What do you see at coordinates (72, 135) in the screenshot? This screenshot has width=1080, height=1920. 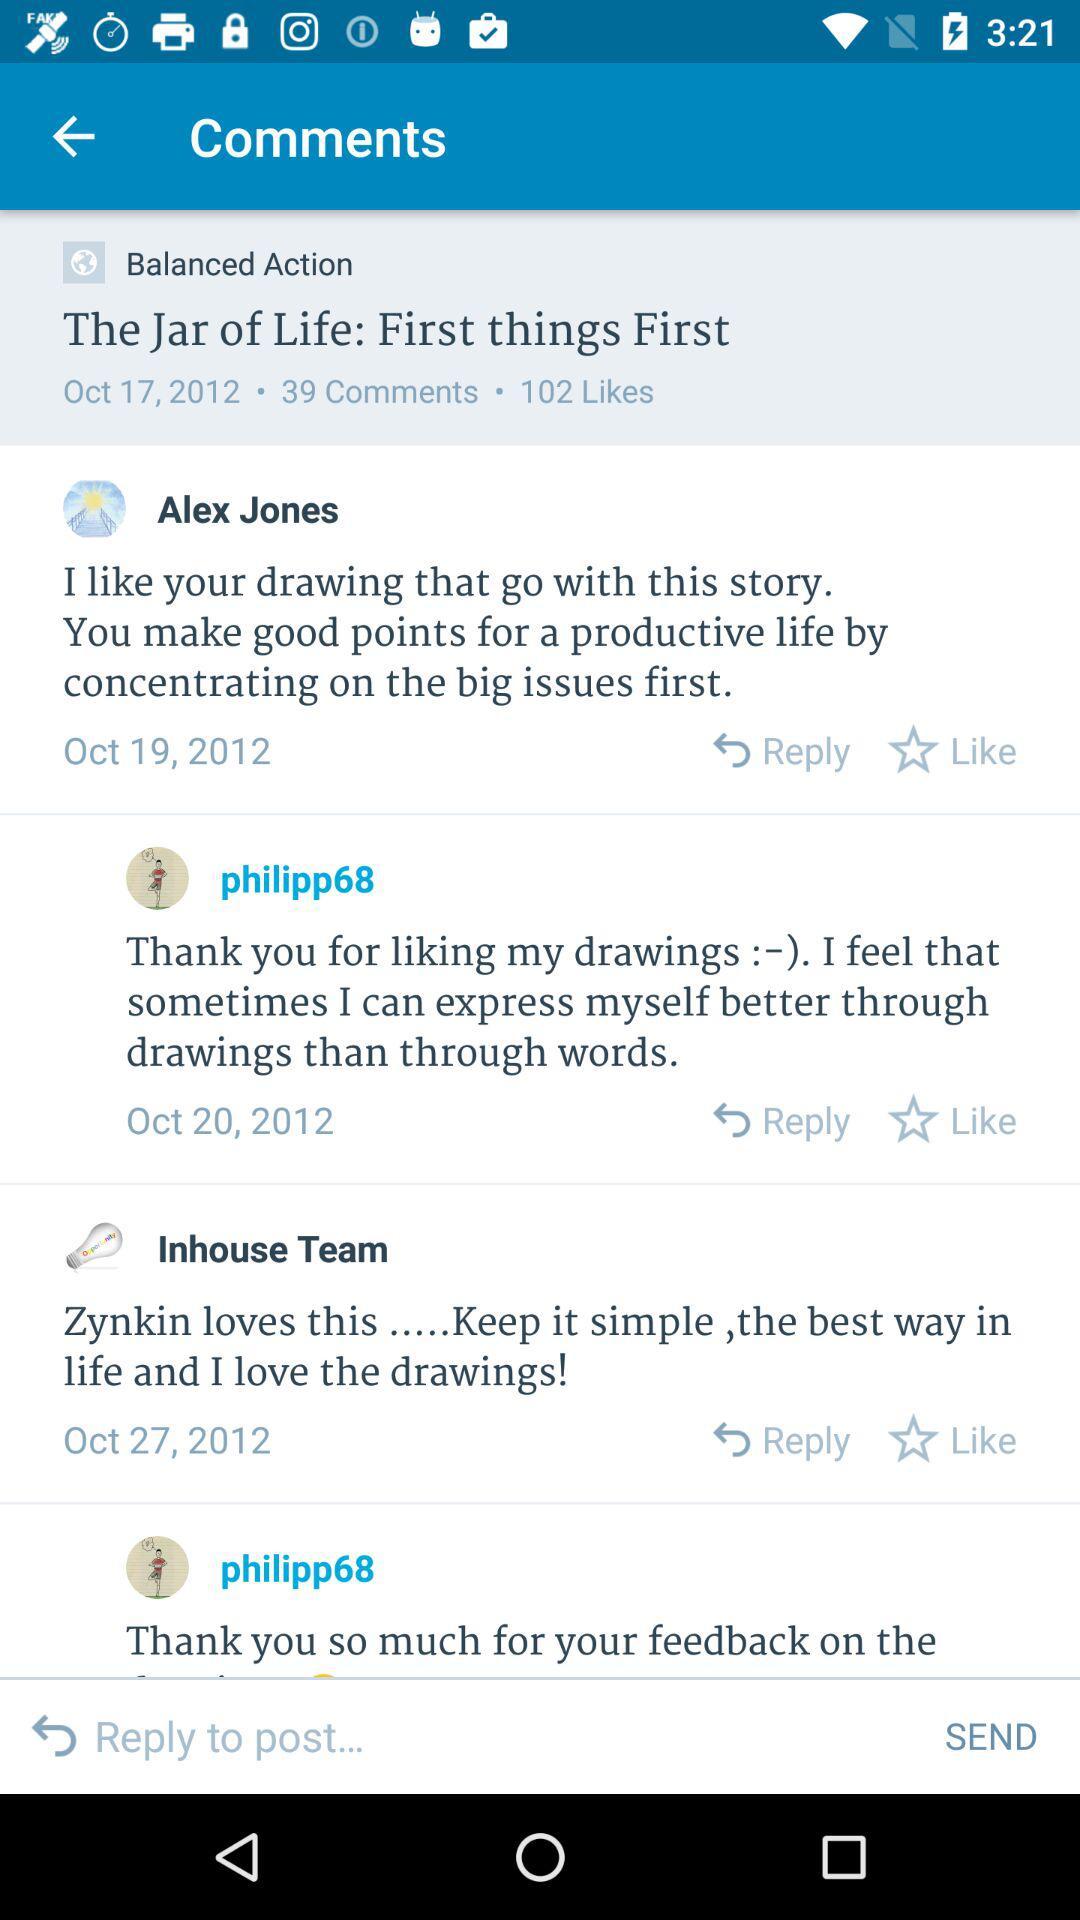 I see `item next to the comments icon` at bounding box center [72, 135].